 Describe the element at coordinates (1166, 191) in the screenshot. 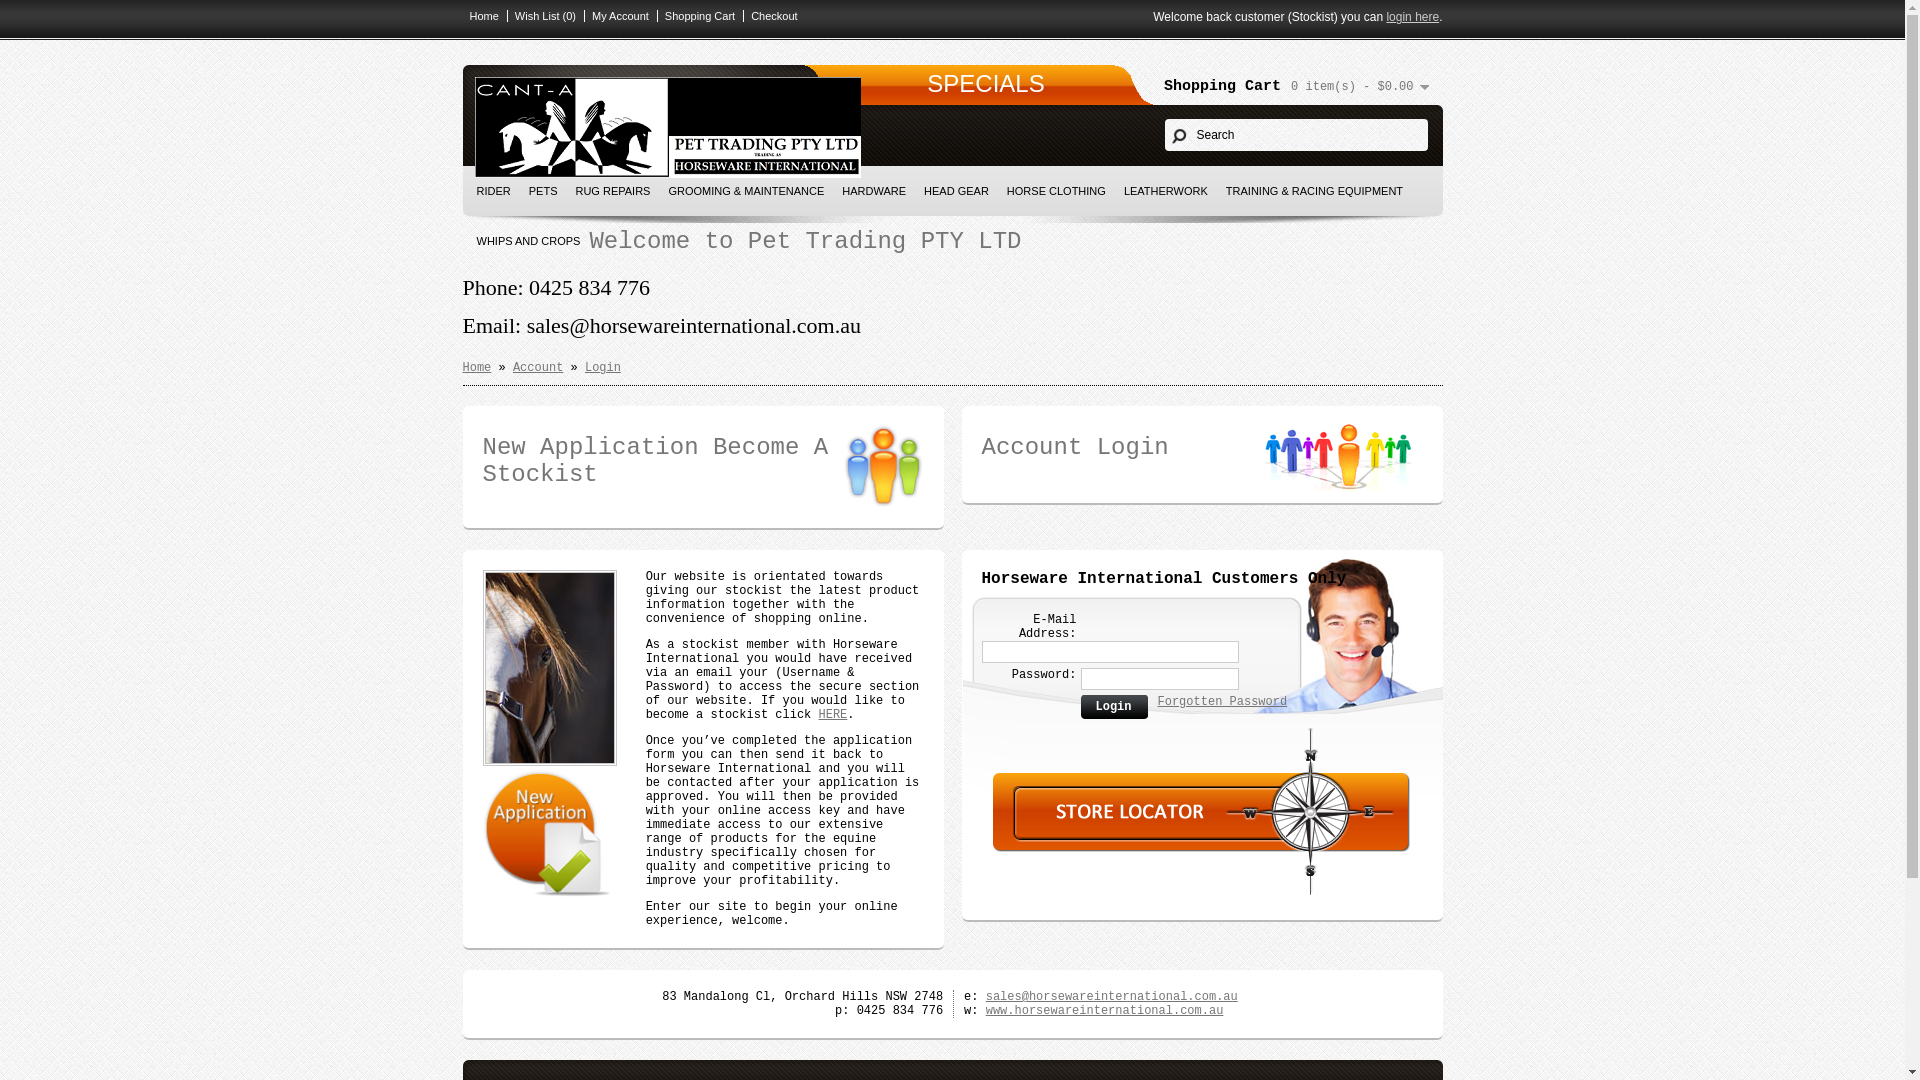

I see `'LEATHERWORK'` at that location.